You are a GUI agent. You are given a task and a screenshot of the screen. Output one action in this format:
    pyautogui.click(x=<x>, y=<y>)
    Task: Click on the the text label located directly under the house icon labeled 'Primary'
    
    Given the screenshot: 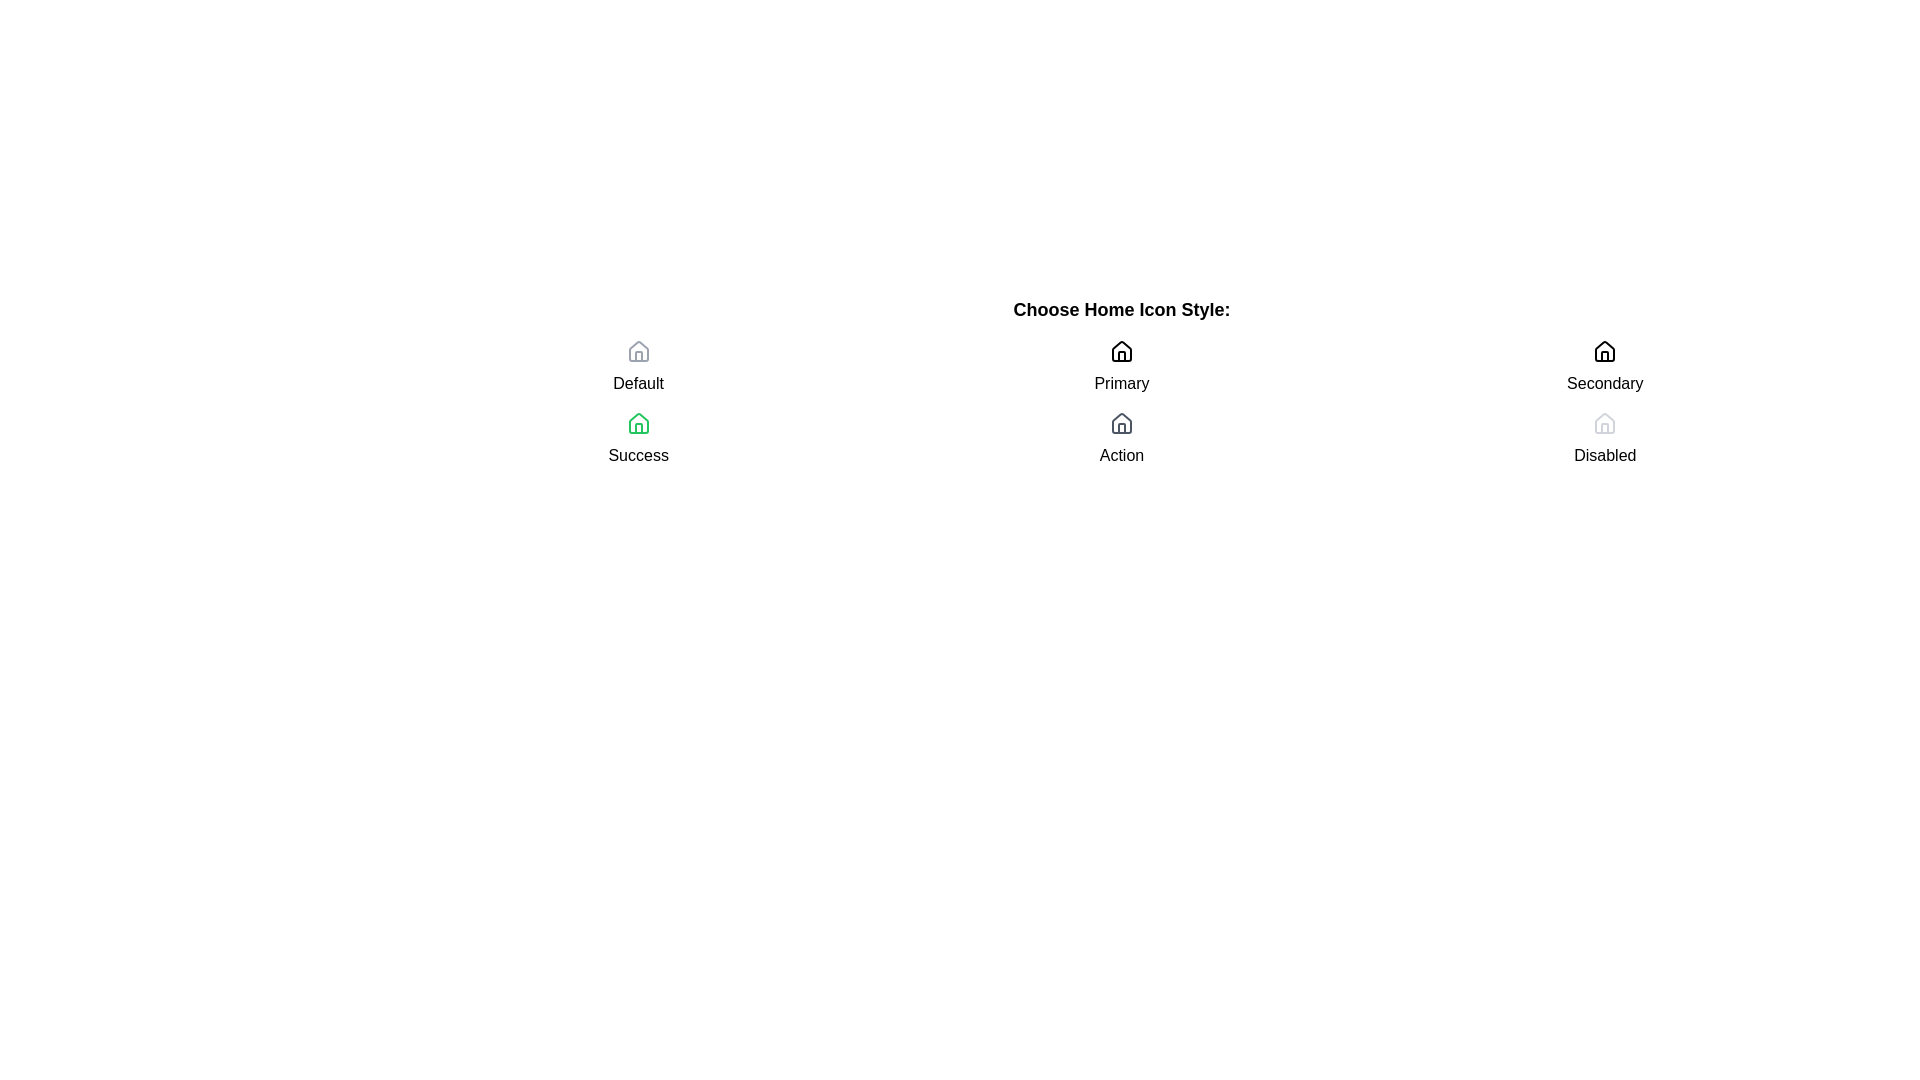 What is the action you would take?
    pyautogui.click(x=1122, y=455)
    